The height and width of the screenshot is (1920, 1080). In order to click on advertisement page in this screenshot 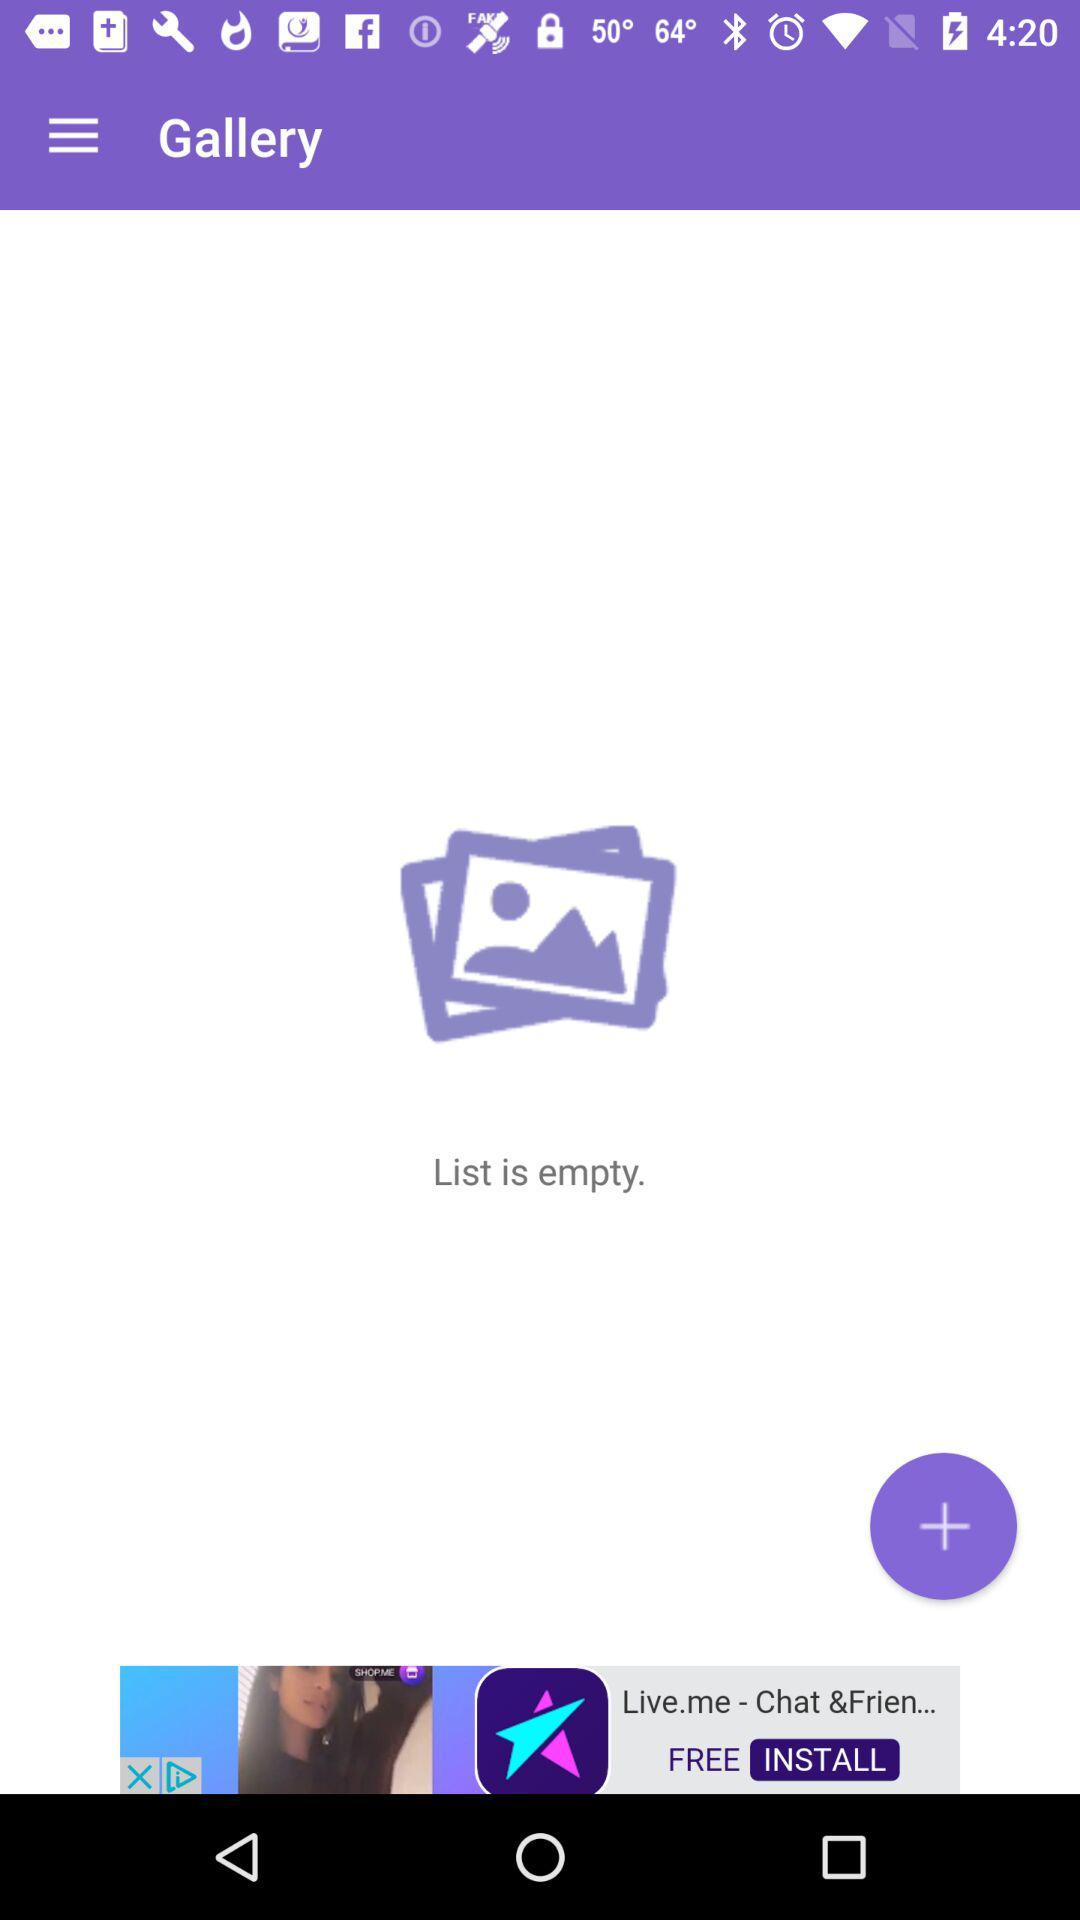, I will do `click(540, 1727)`.